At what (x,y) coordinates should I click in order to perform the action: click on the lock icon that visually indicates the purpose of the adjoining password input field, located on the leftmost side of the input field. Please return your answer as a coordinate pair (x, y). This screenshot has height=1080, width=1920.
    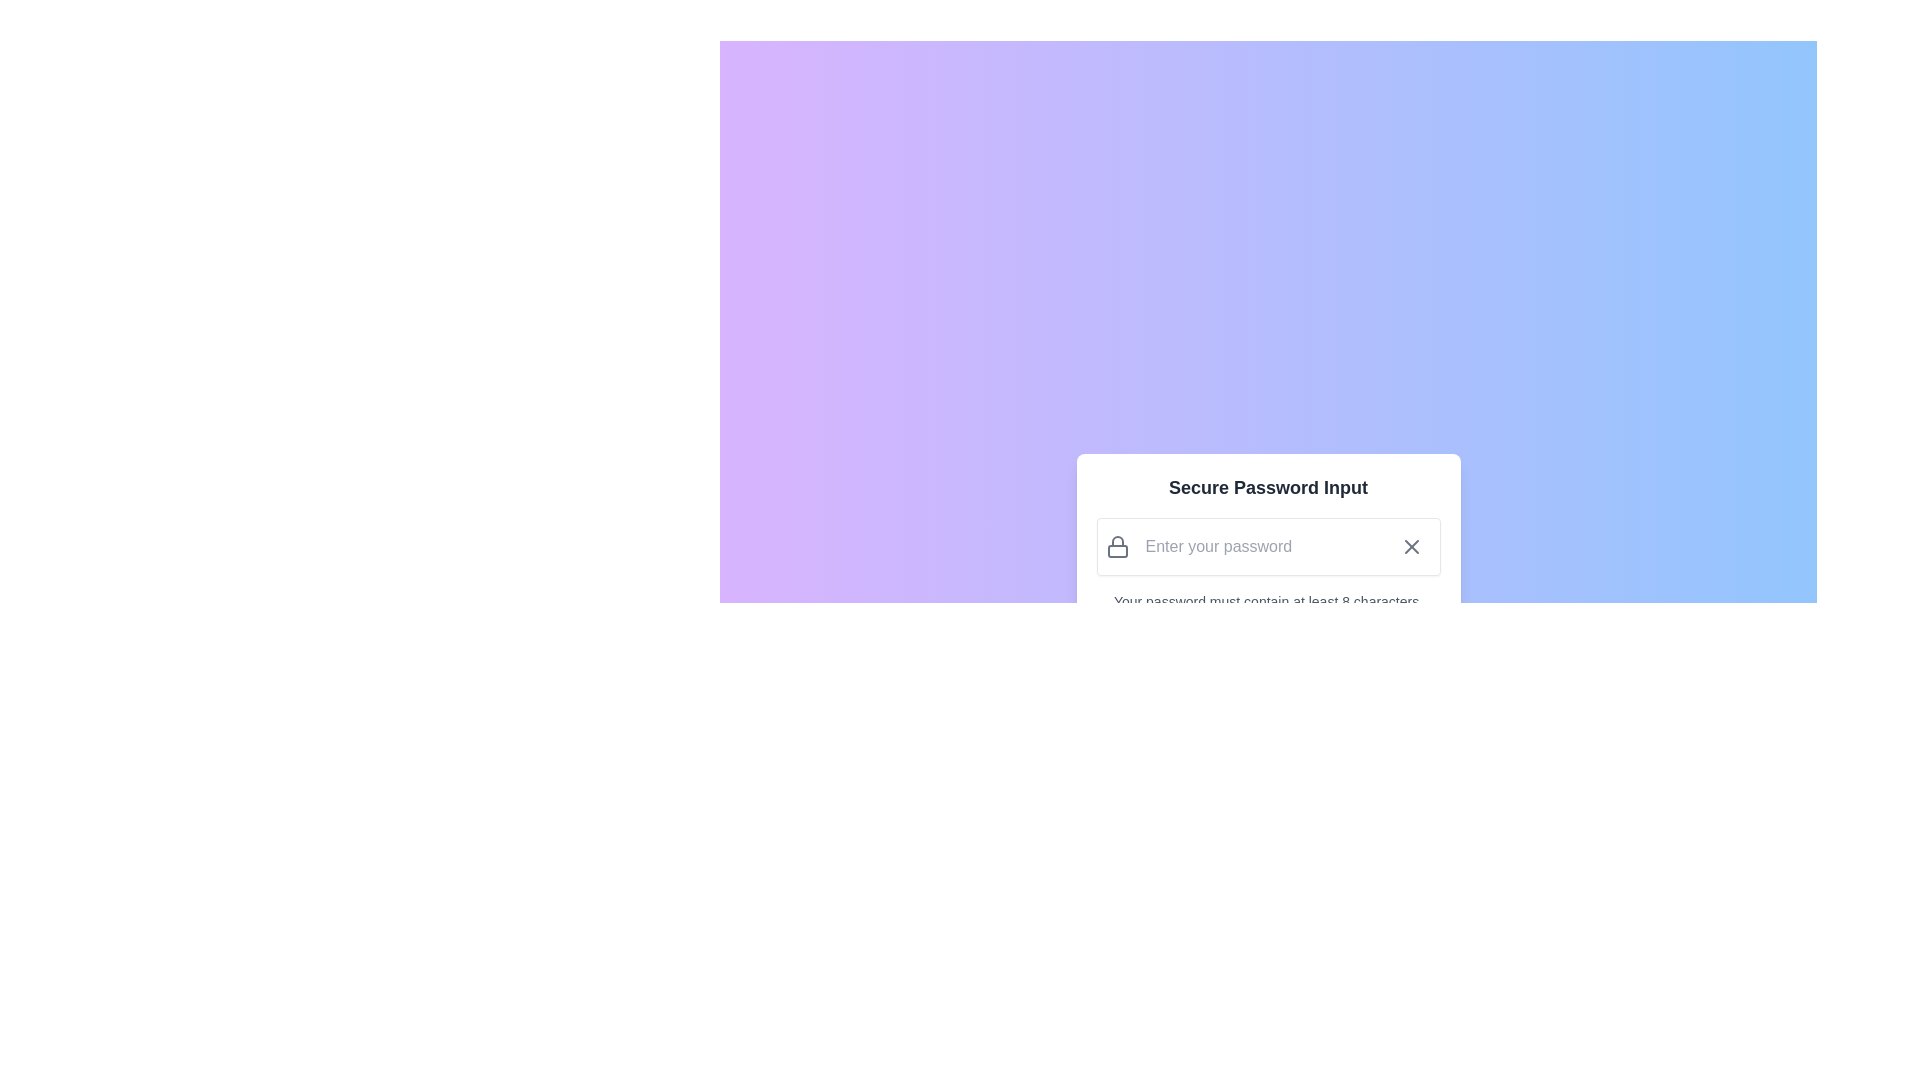
    Looking at the image, I should click on (1116, 547).